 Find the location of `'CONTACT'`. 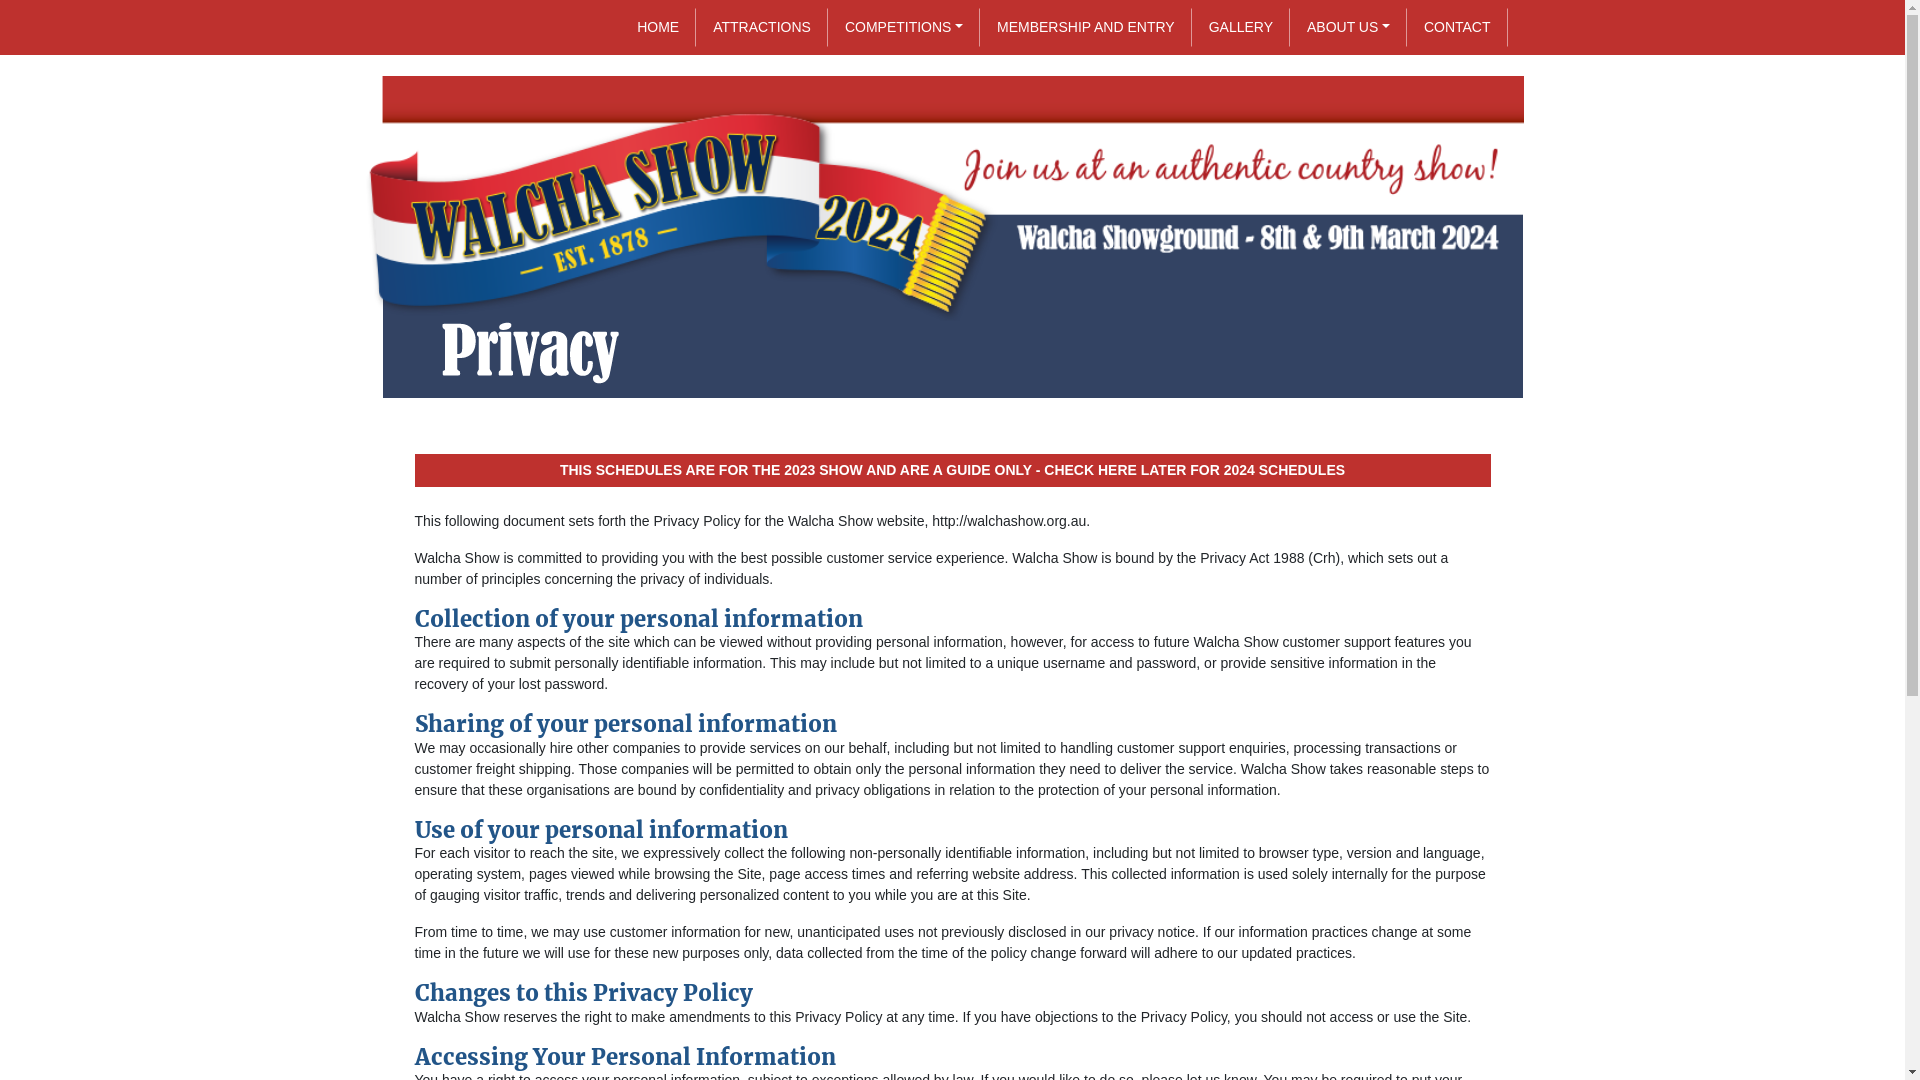

'CONTACT' is located at coordinates (1457, 27).